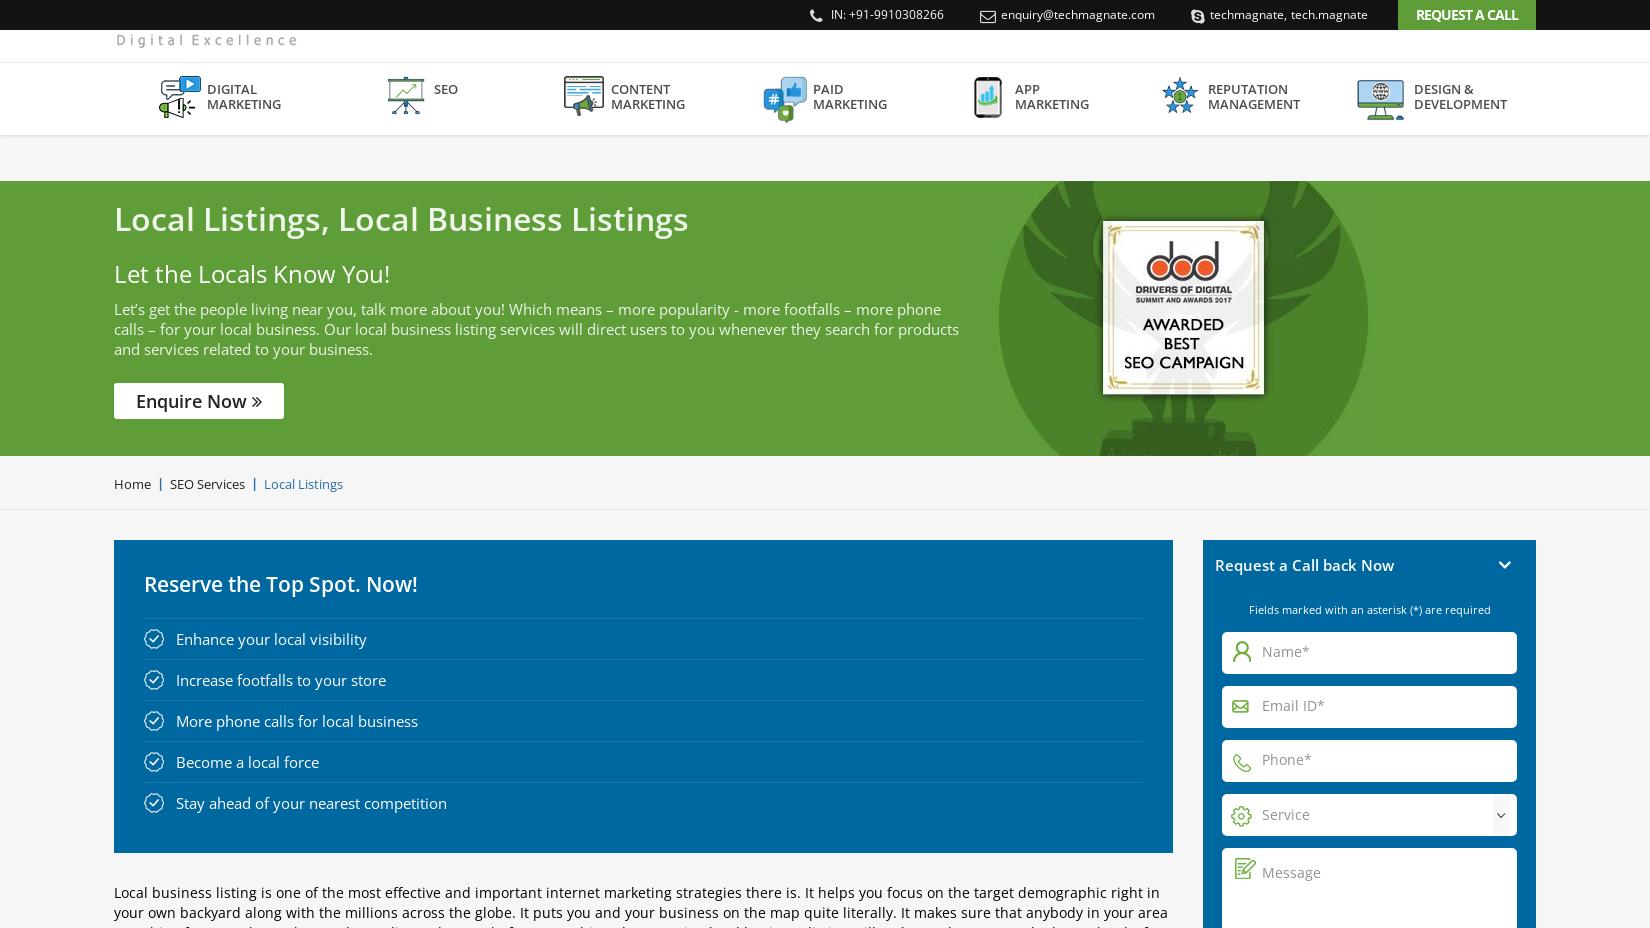  I want to click on 'tech.magnate', so click(1328, 13).